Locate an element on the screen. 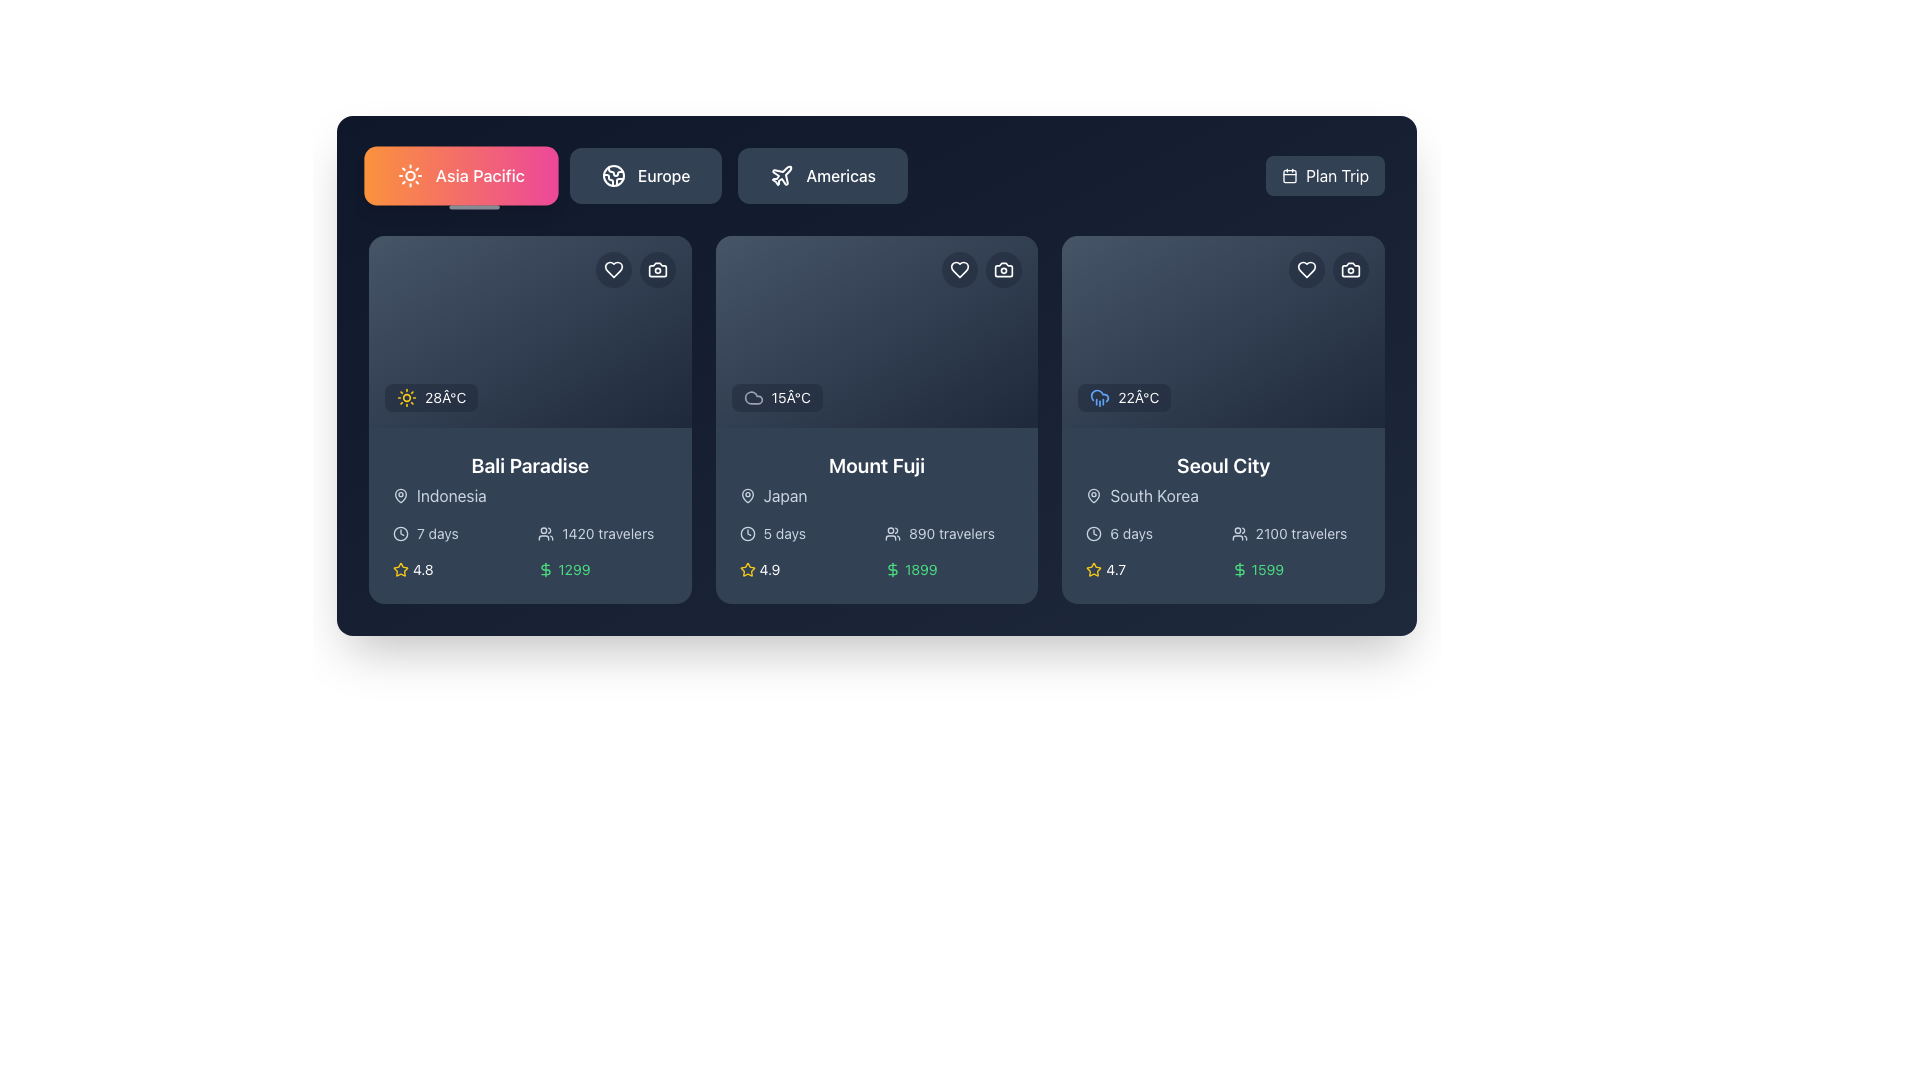  informational text displaying '1420 travelers' which includes an icon representing people, located in the lower section of the first dark card under 'Bali Paradise' is located at coordinates (602, 532).